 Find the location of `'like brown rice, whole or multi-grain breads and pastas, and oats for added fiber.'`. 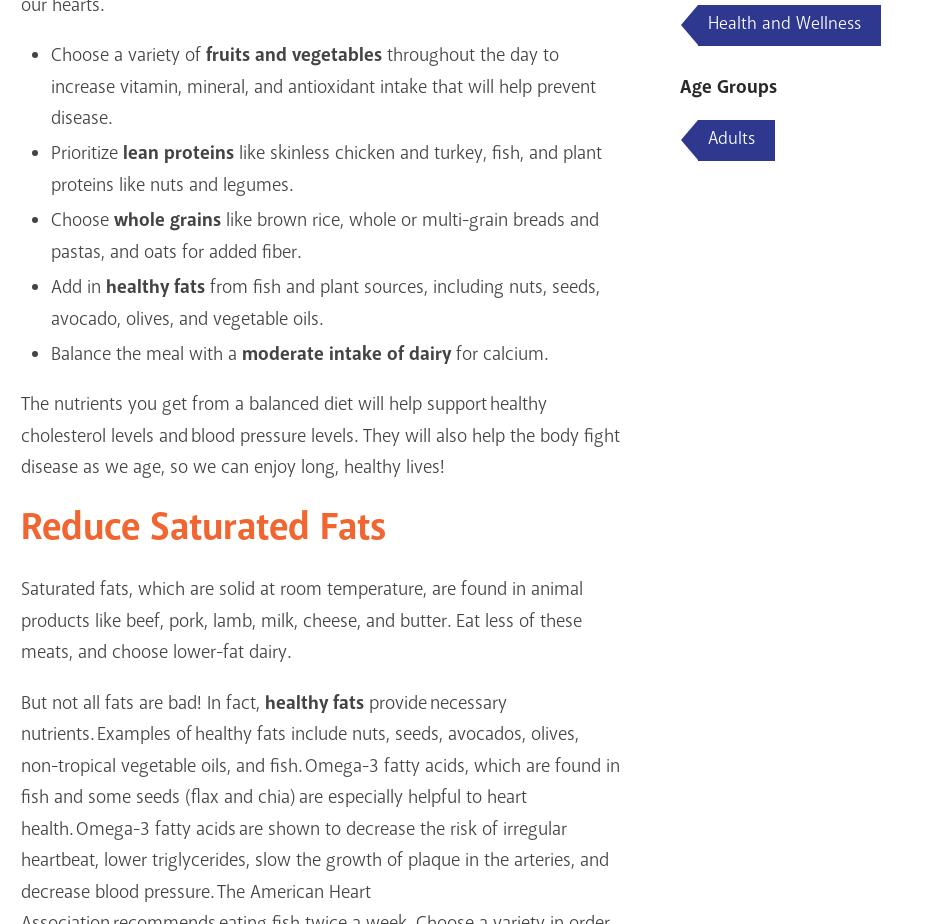

'like brown rice, whole or multi-grain breads and pastas, and oats for added fiber.' is located at coordinates (323, 235).